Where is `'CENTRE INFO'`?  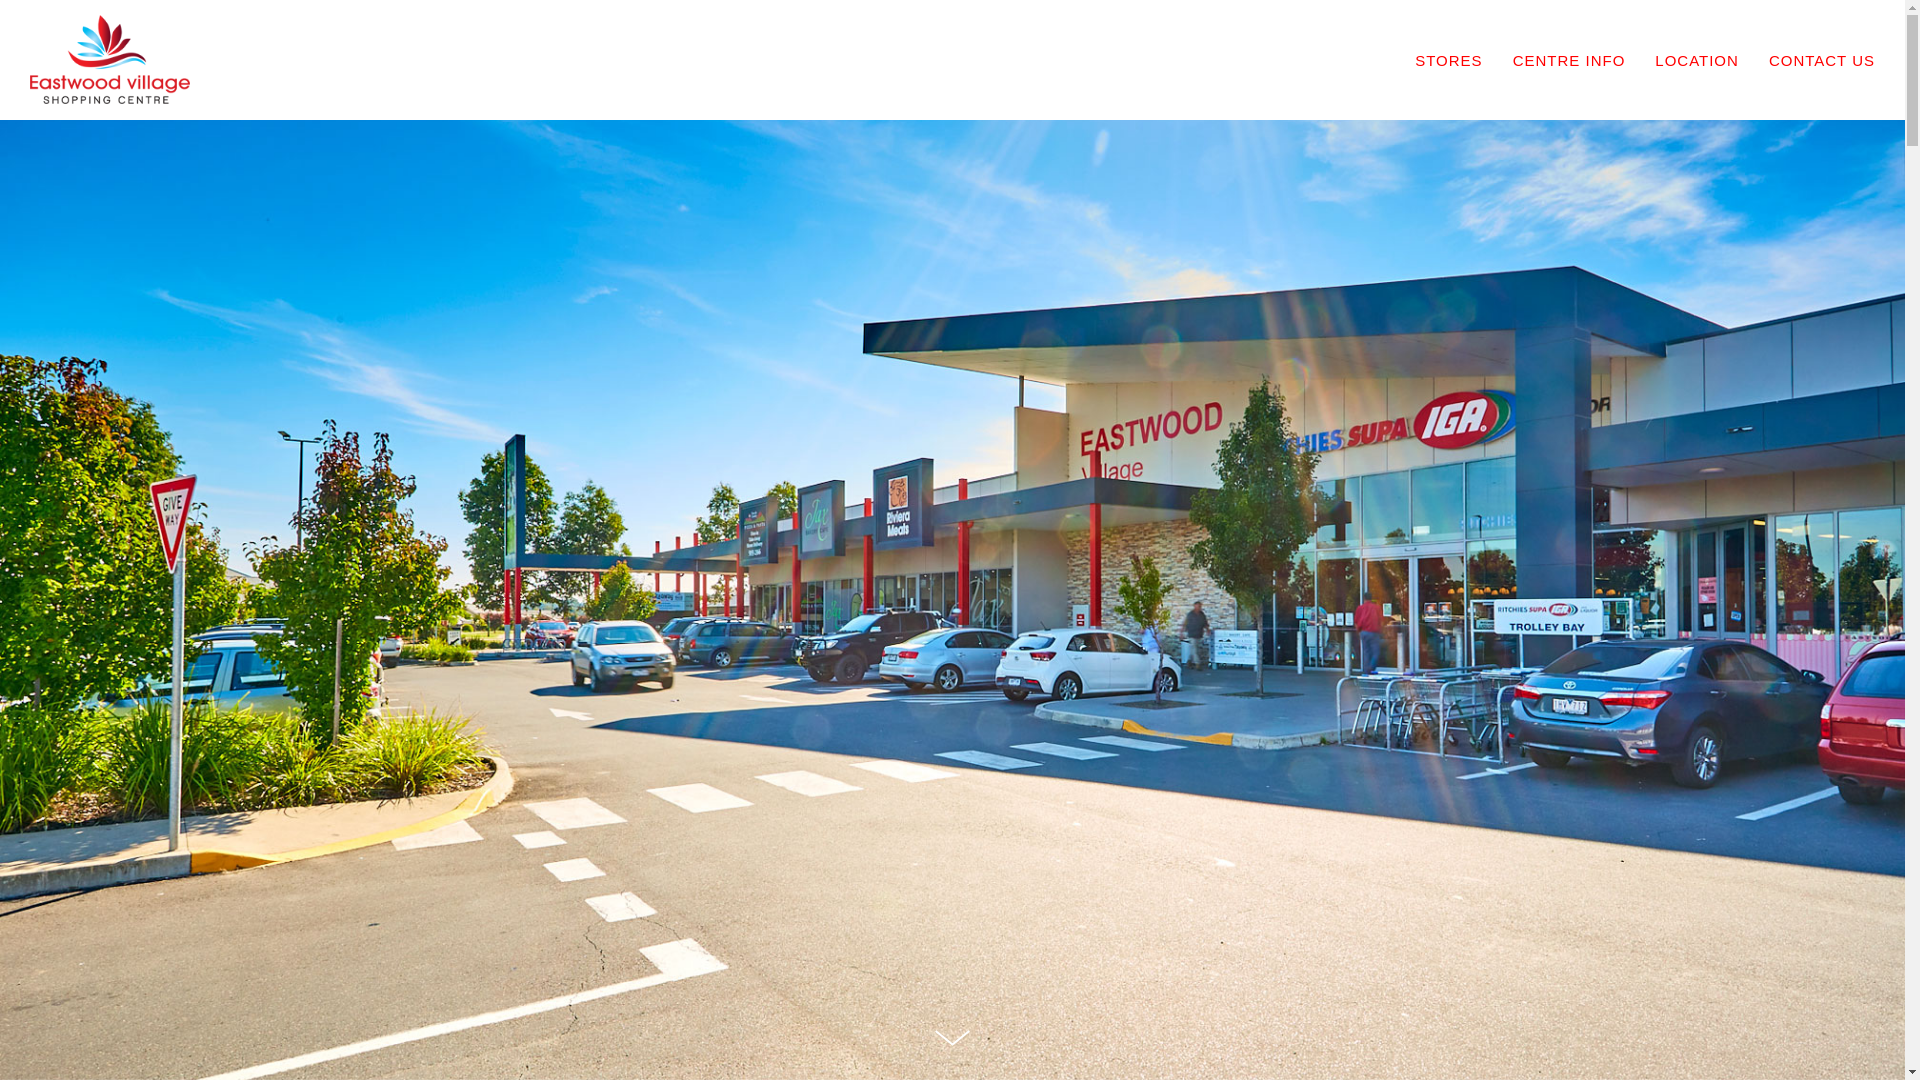 'CENTRE INFO' is located at coordinates (1583, 59).